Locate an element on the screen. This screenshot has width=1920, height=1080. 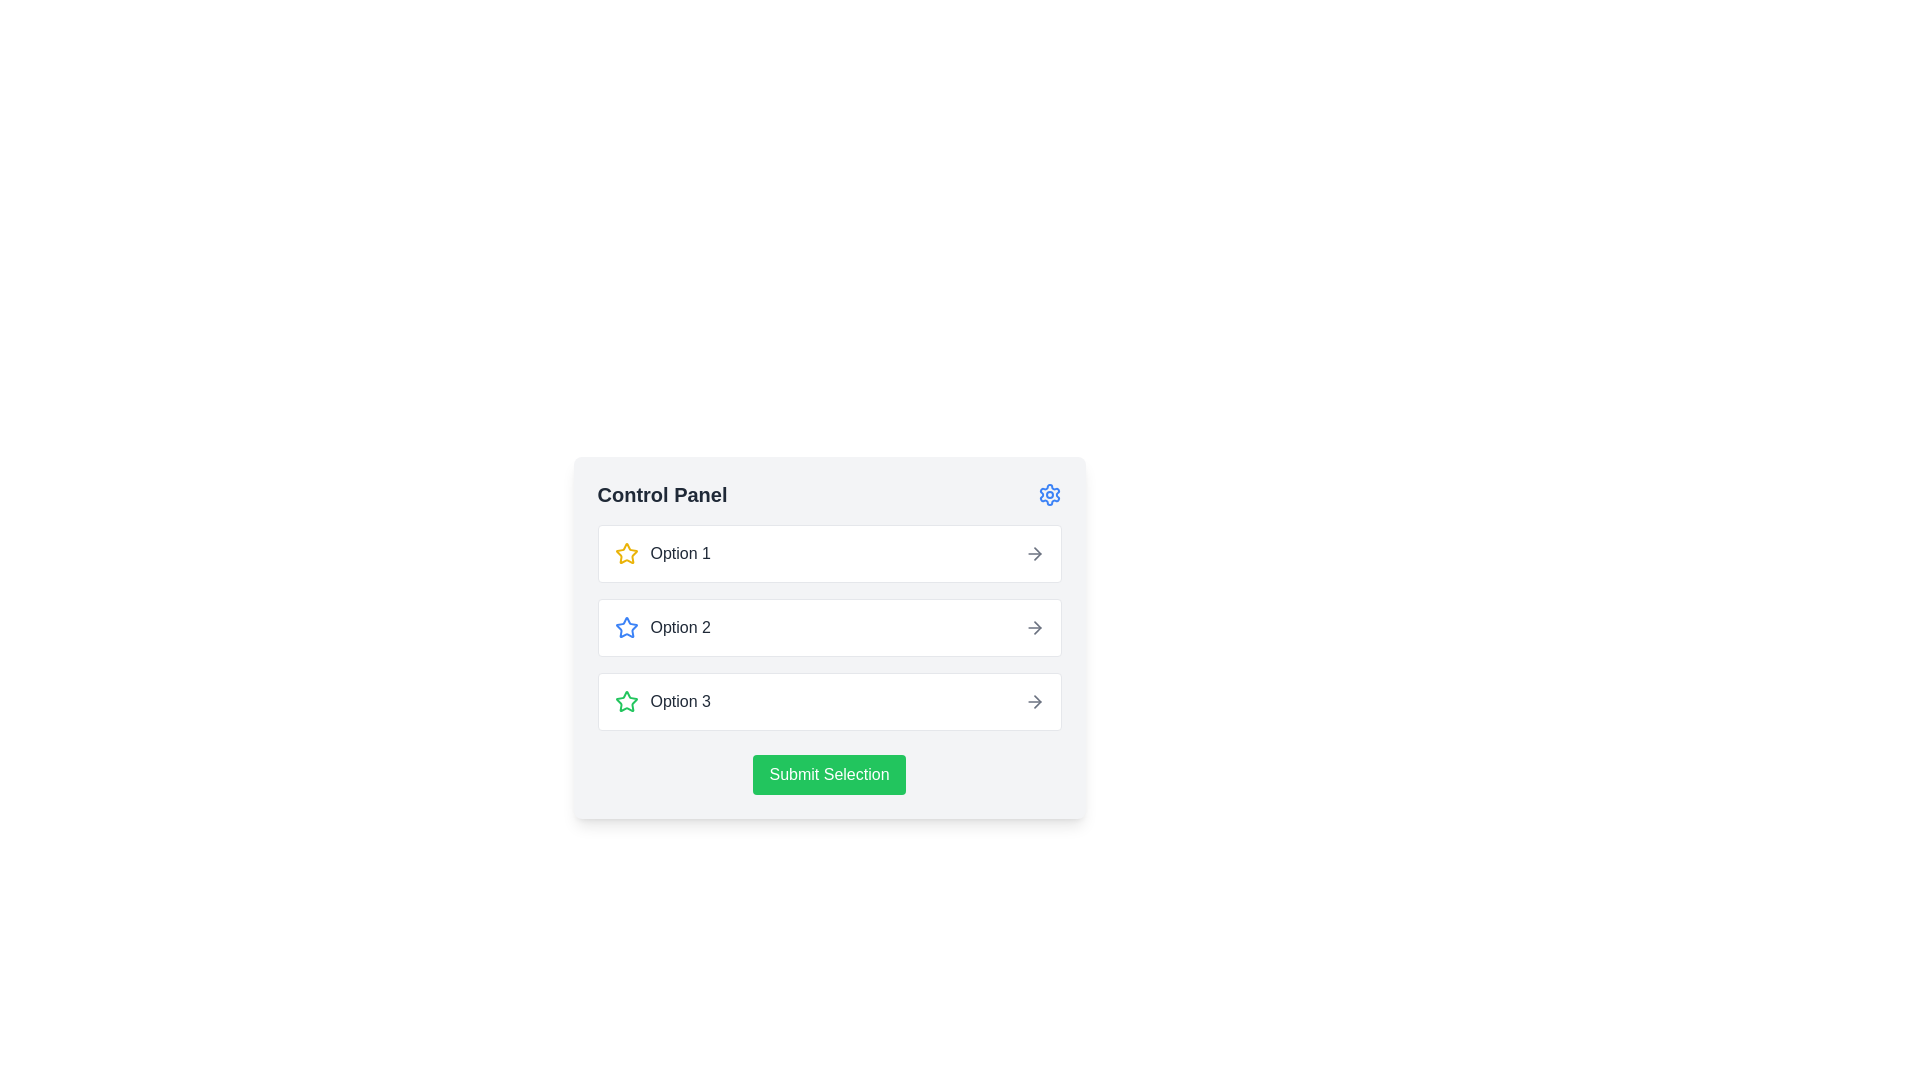
the rectangular button with a green background and white text that reads 'Submit Selection' is located at coordinates (829, 774).